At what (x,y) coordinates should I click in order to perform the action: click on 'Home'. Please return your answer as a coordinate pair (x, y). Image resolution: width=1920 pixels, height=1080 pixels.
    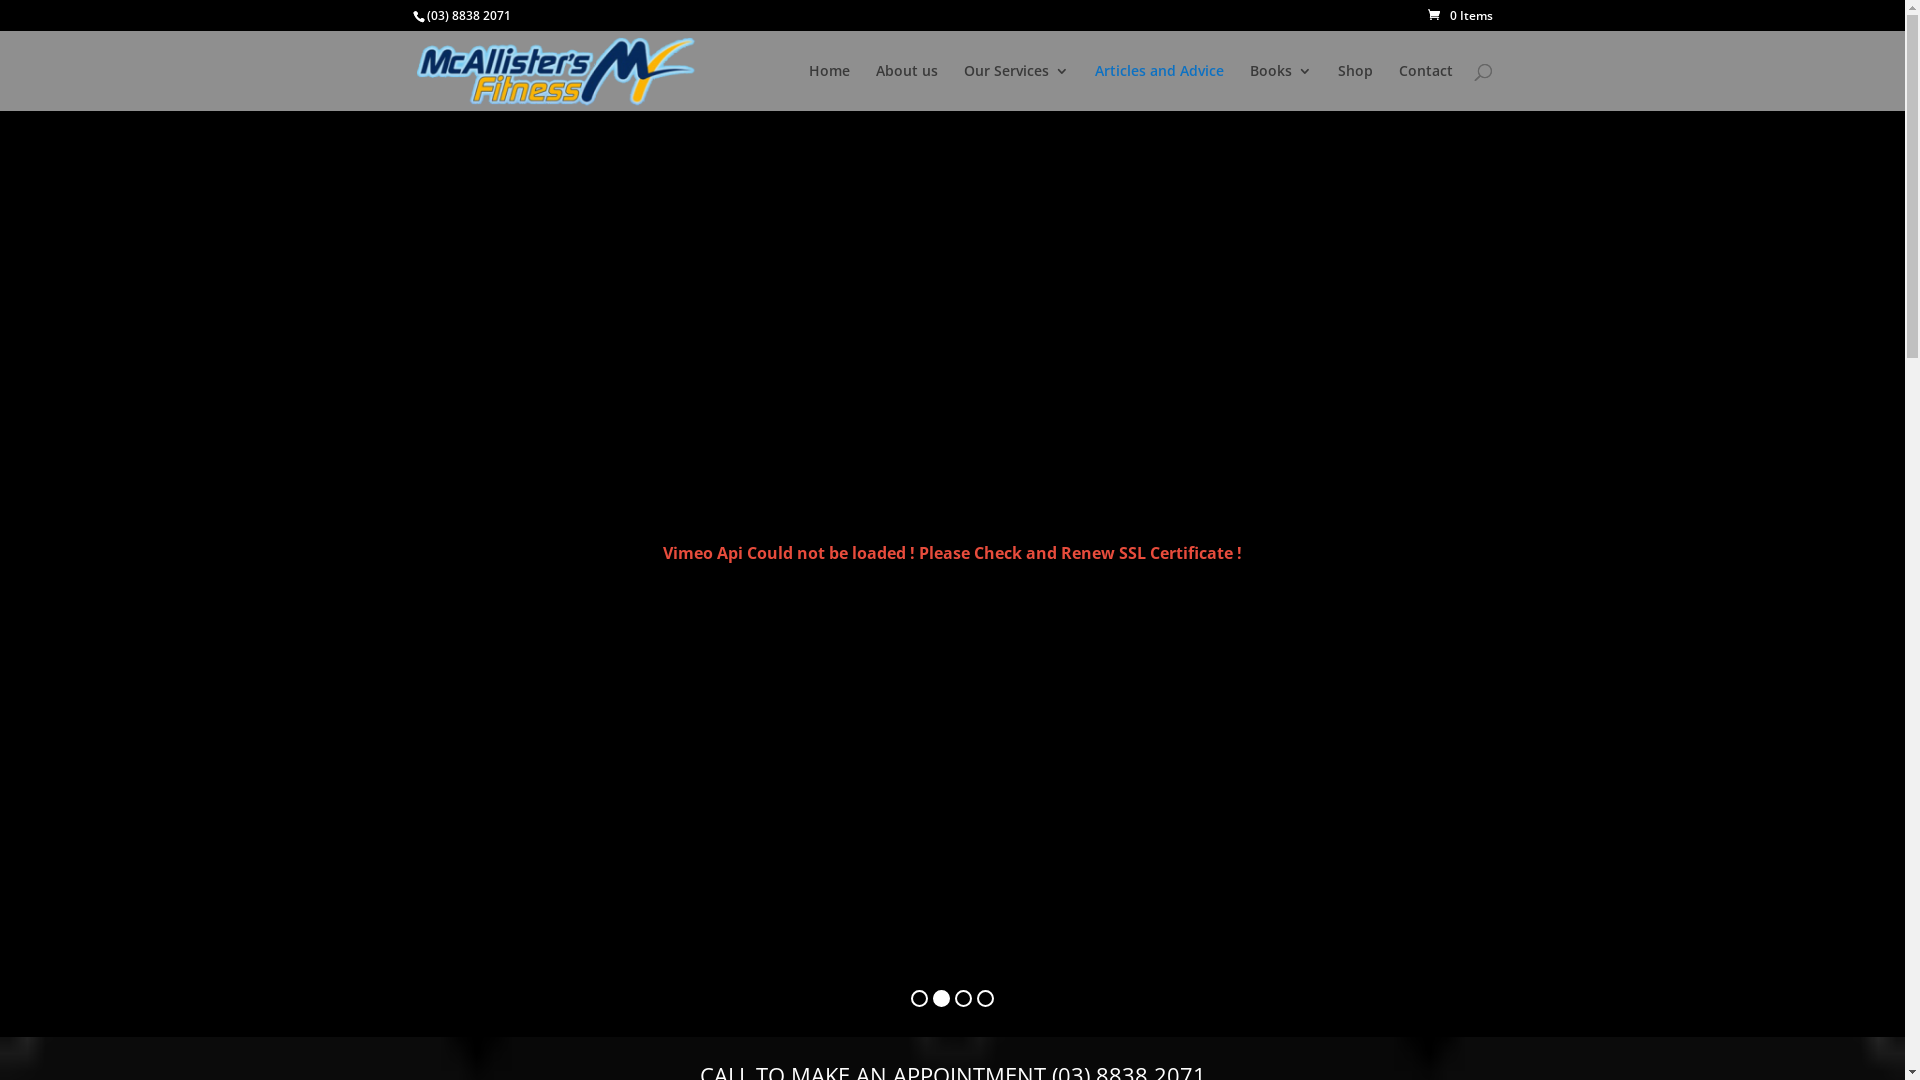
    Looking at the image, I should click on (807, 86).